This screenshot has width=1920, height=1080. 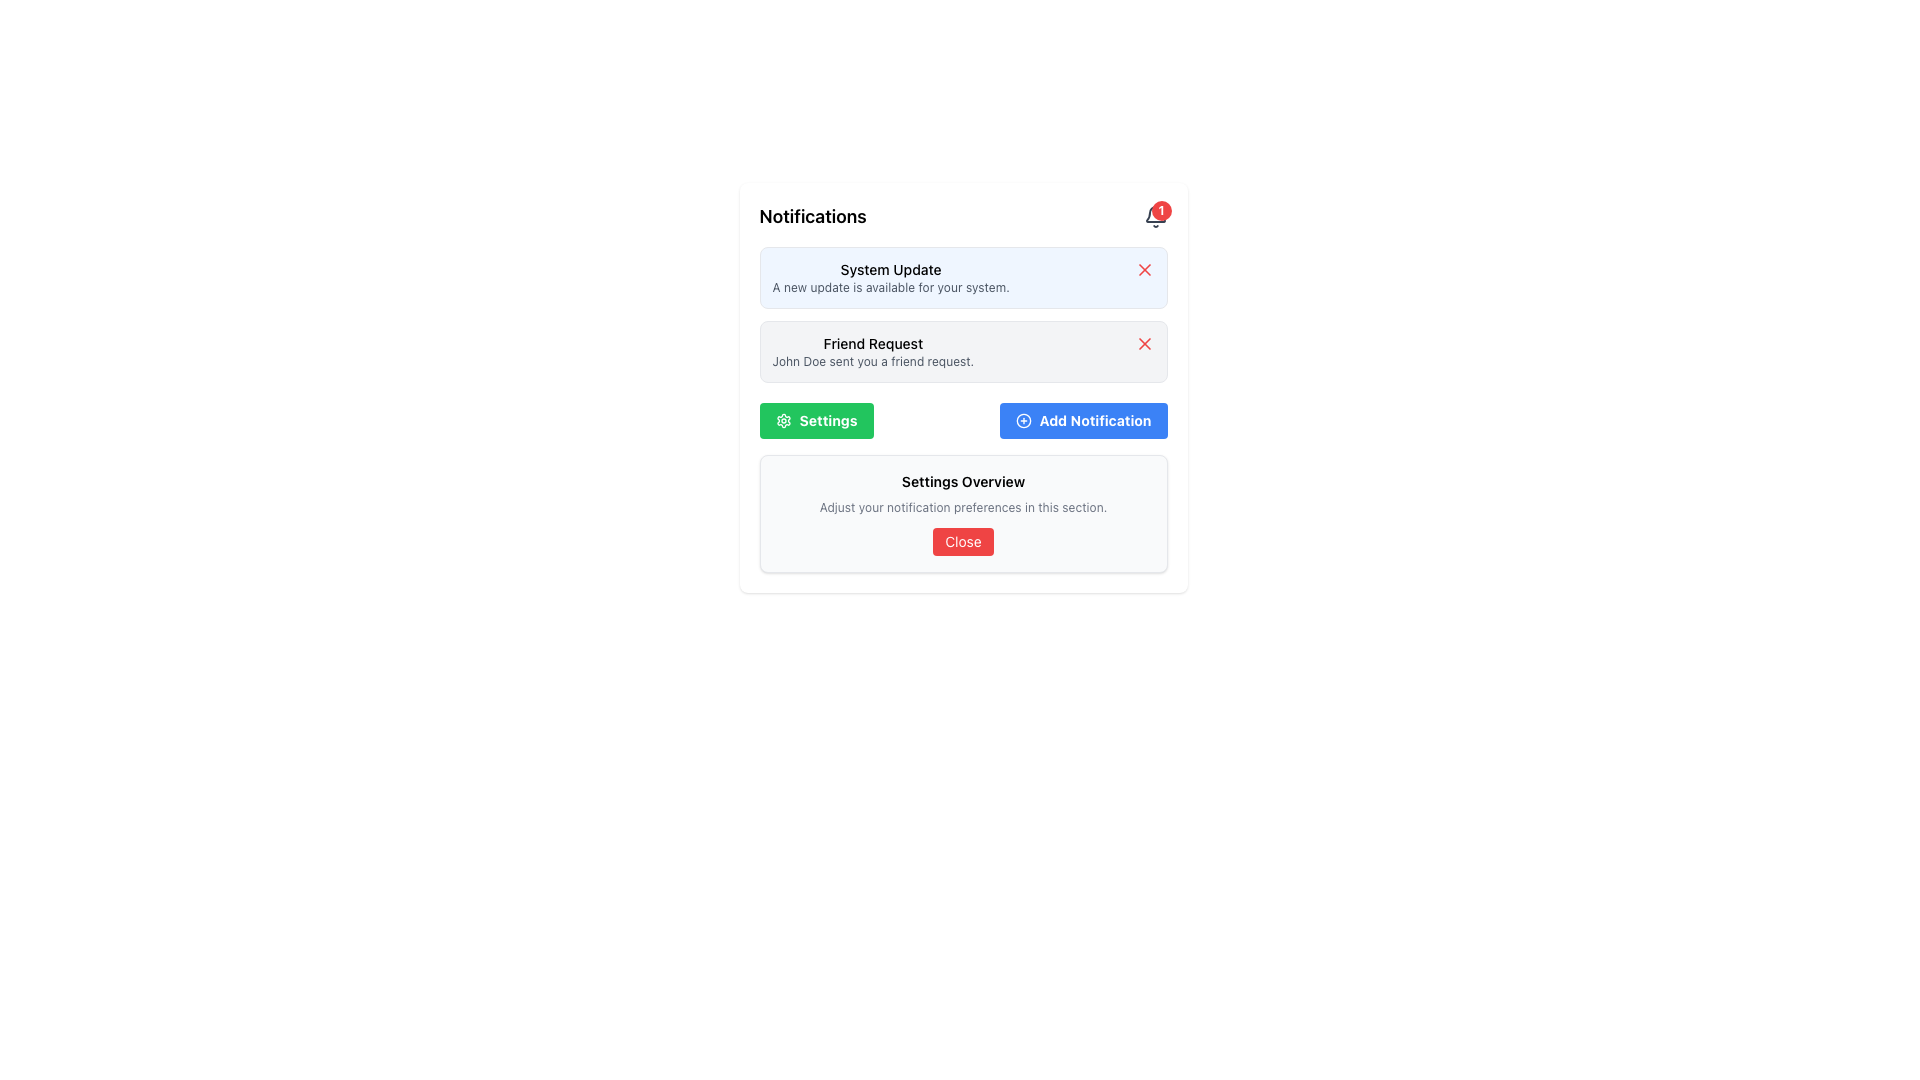 What do you see at coordinates (963, 512) in the screenshot?
I see `the section titled 'Settings Overview' which includes a red button labeled 'Close' at the bottom` at bounding box center [963, 512].